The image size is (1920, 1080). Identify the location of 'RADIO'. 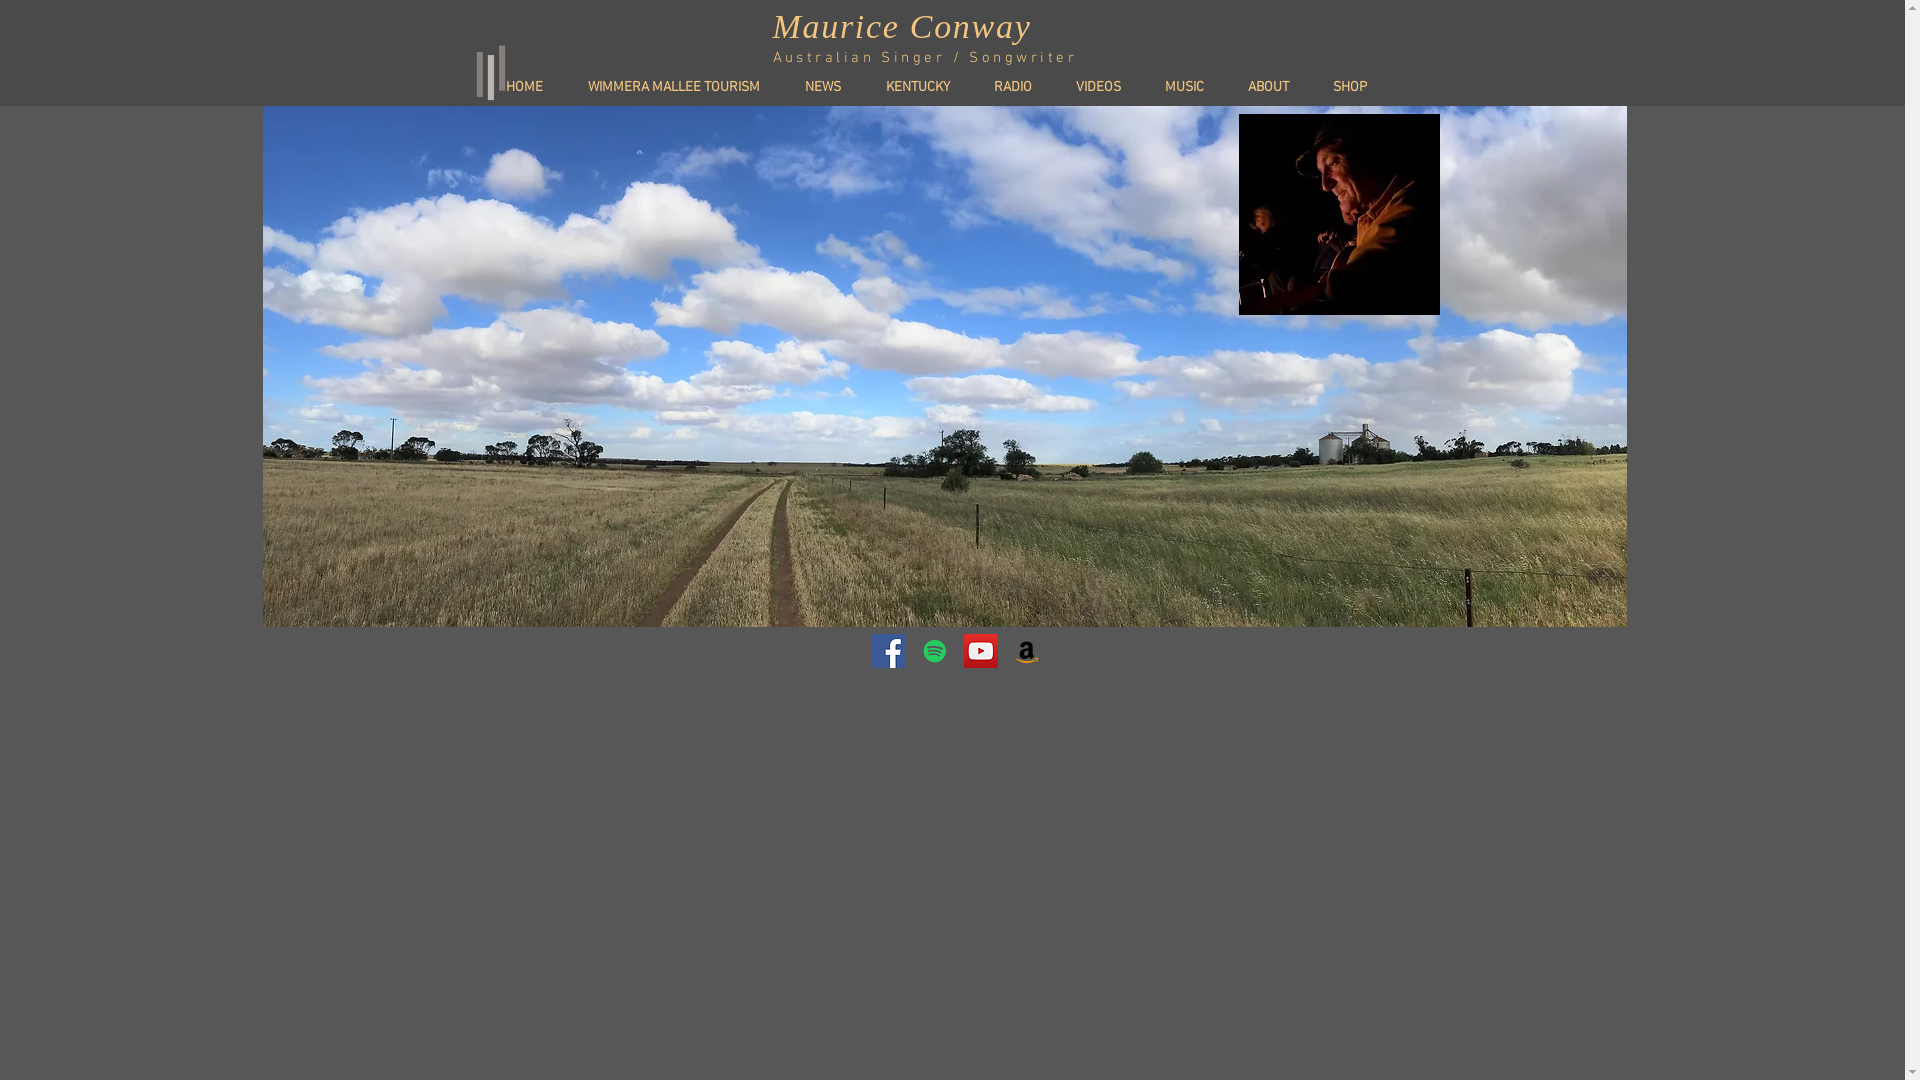
(979, 87).